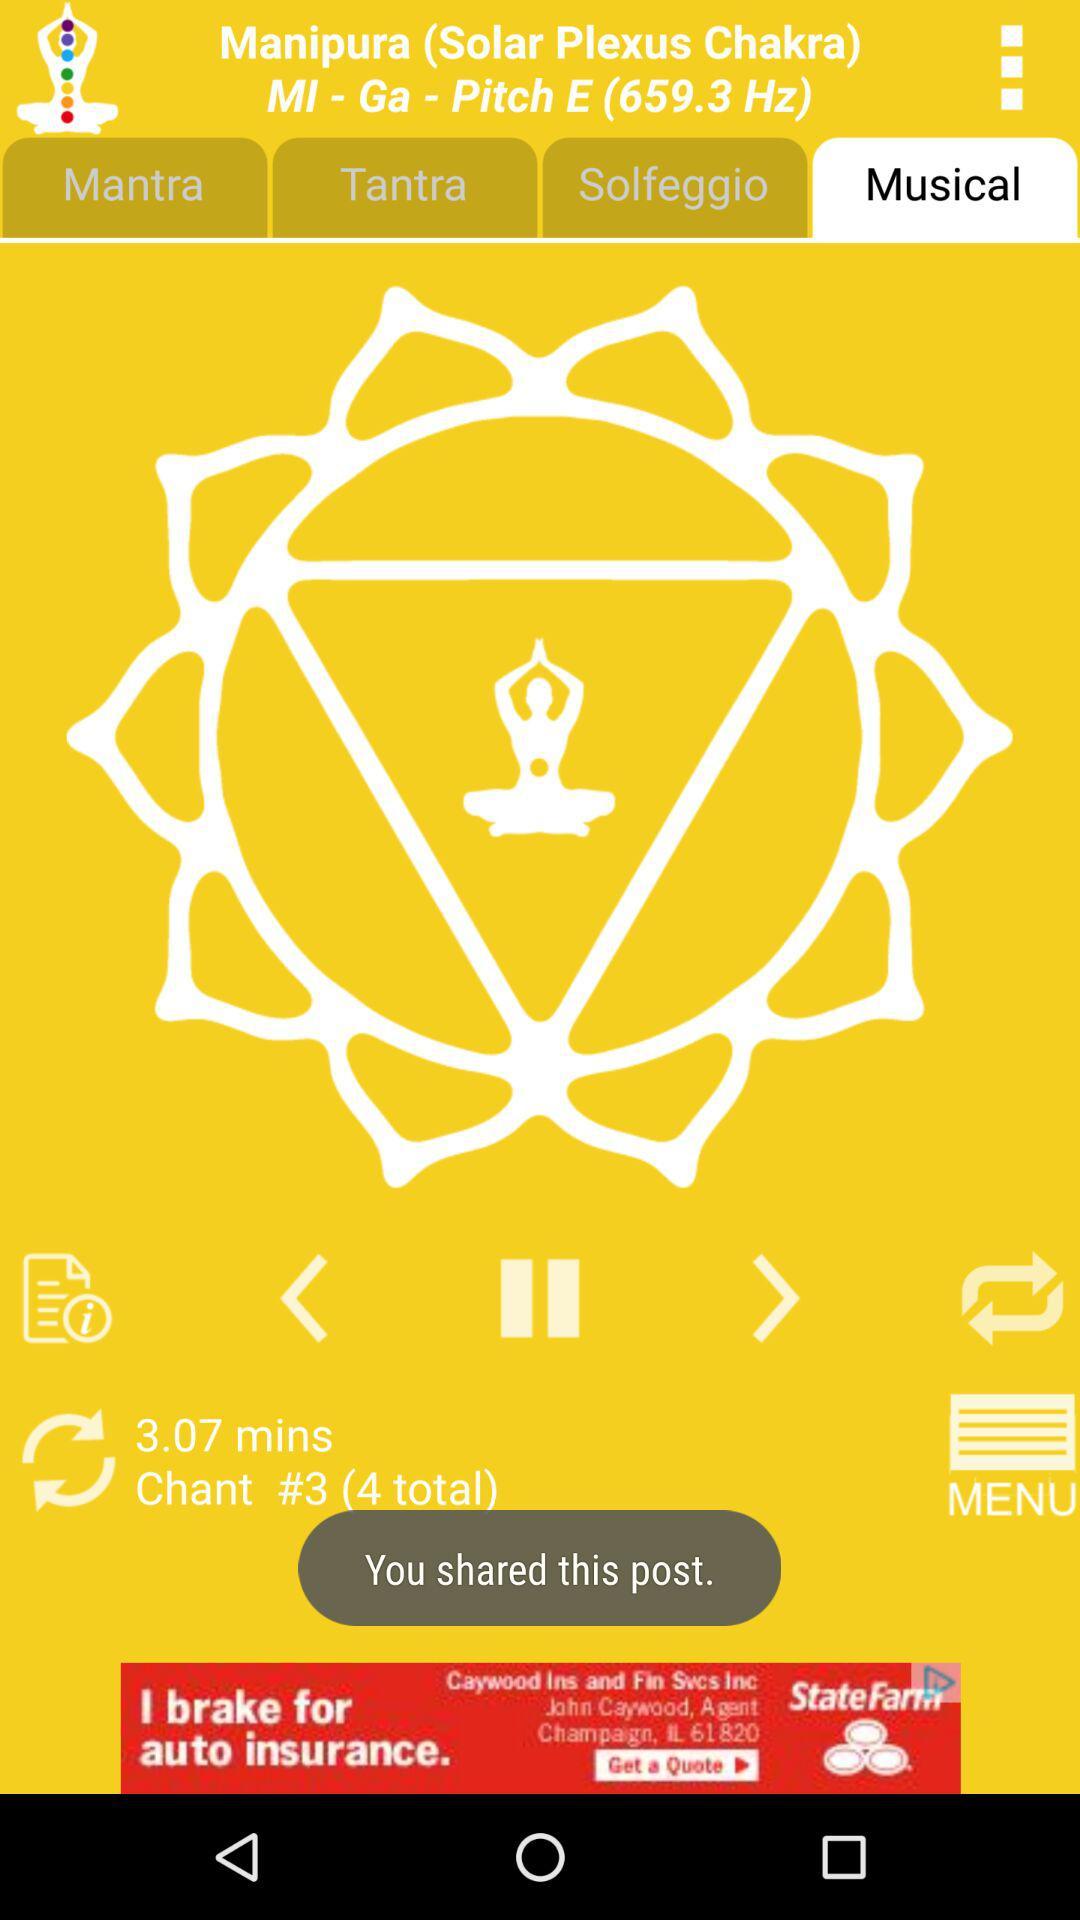 The width and height of the screenshot is (1080, 1920). Describe the element at coordinates (540, 1727) in the screenshot. I see `advertisement about caywood inc and fin swcs inc` at that location.